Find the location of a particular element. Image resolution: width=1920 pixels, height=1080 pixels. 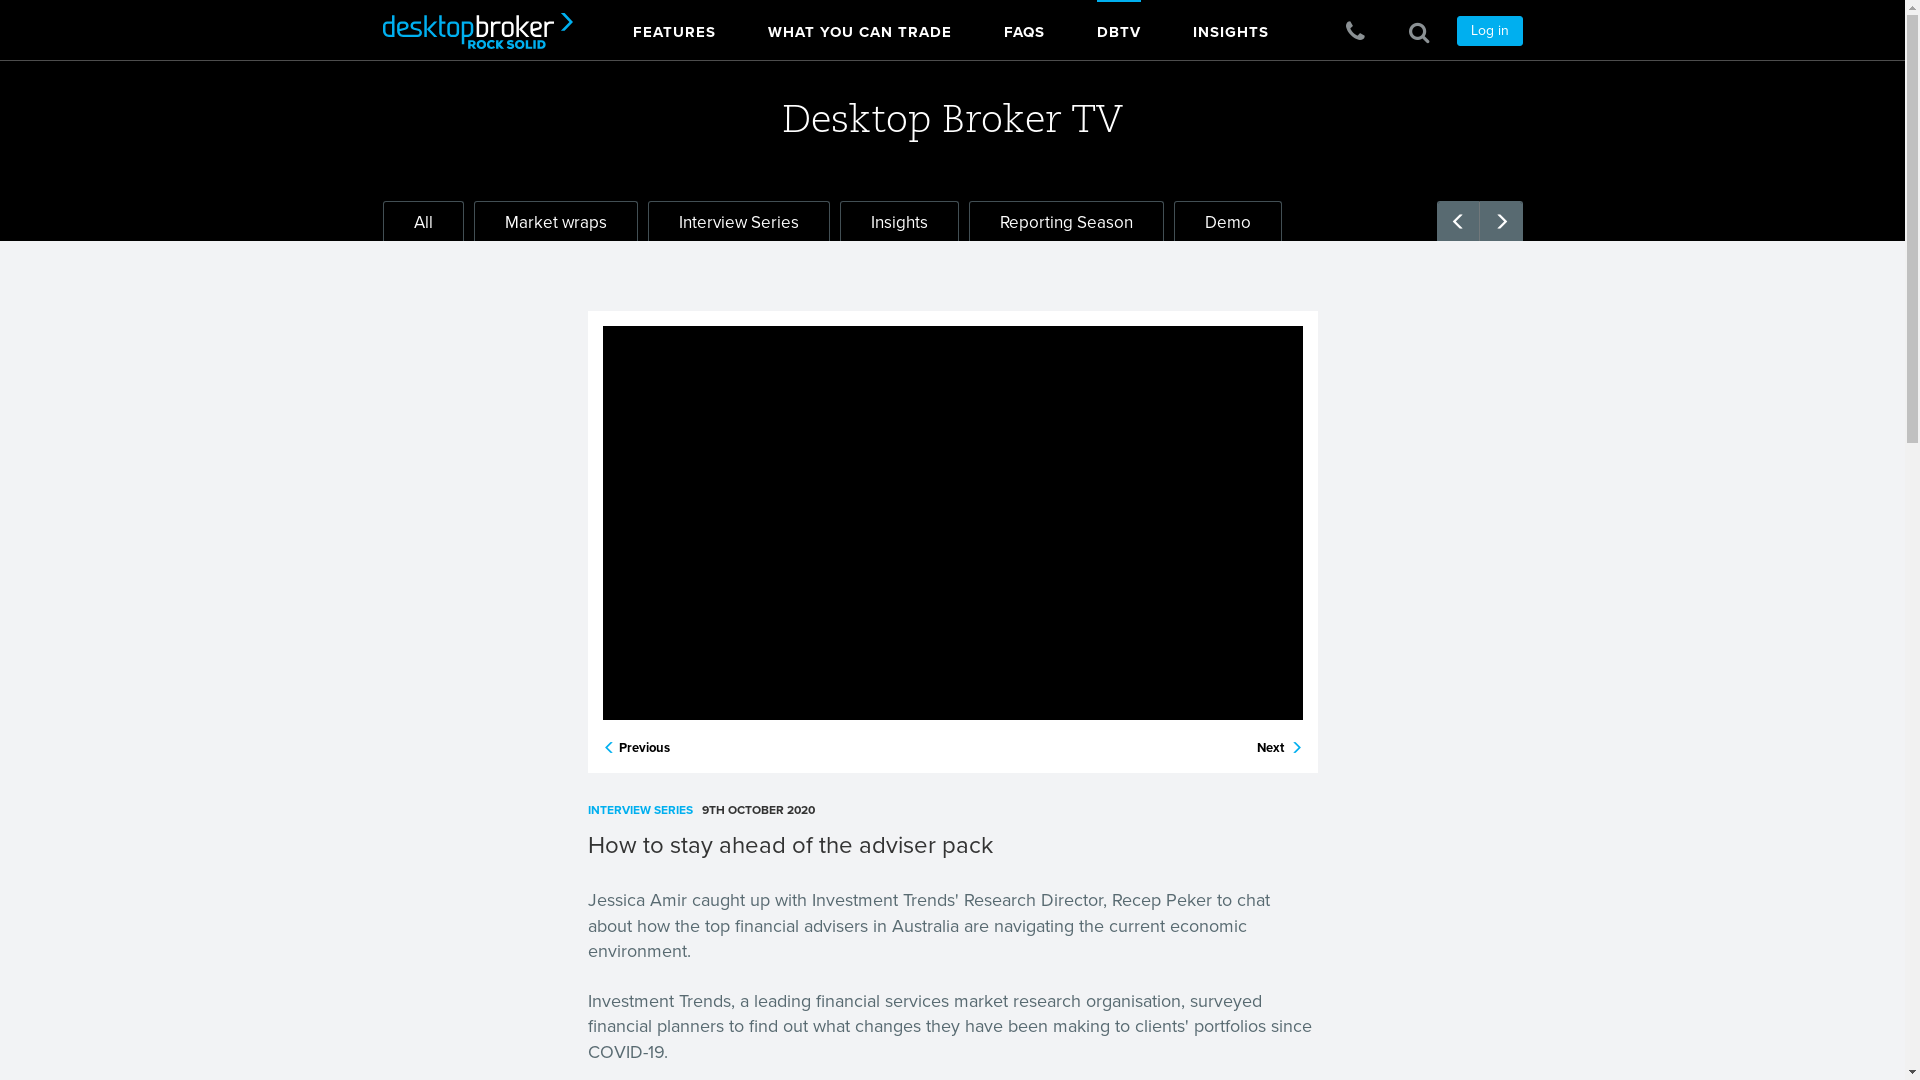

'Next' is located at coordinates (1277, 748).